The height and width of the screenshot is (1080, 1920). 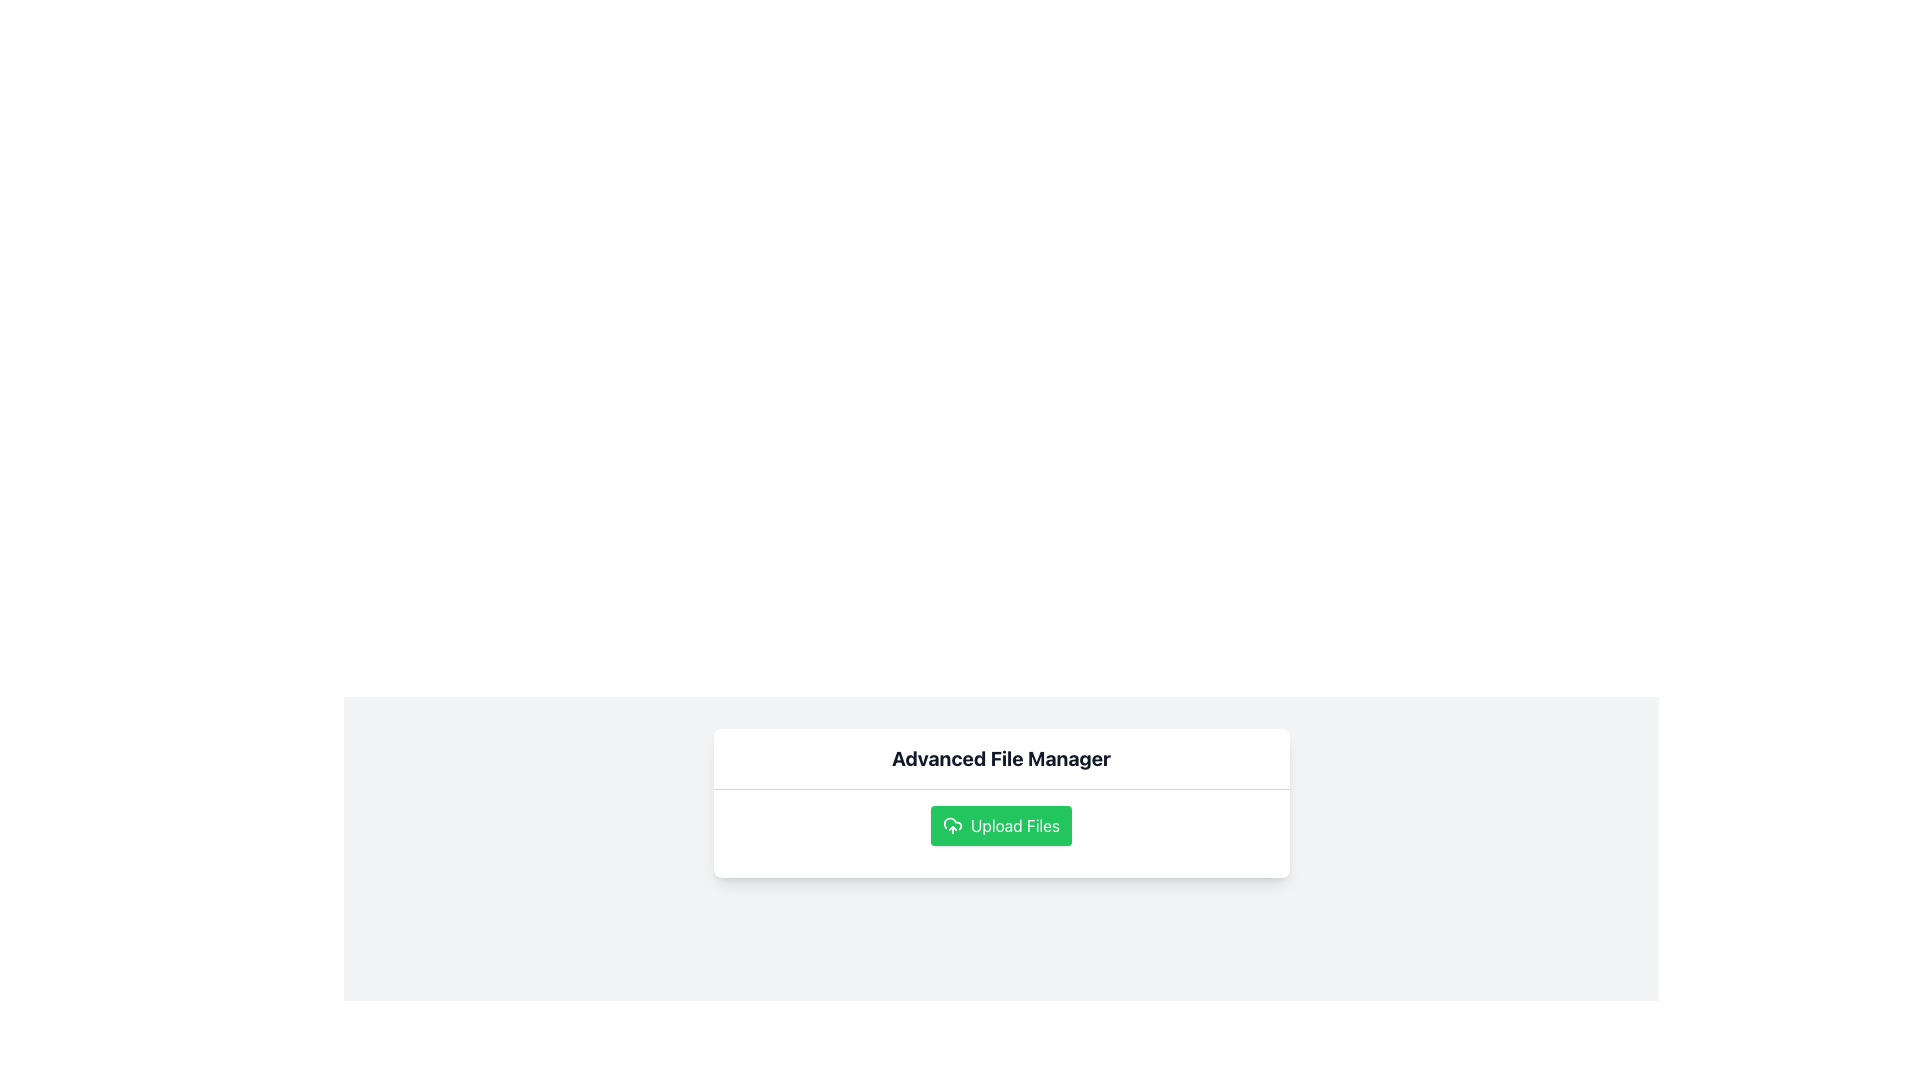 What do you see at coordinates (951, 825) in the screenshot?
I see `the upload icon represented by an SVG graphic located within the green button labeled 'Upload Files', positioned to the left of the label text` at bounding box center [951, 825].